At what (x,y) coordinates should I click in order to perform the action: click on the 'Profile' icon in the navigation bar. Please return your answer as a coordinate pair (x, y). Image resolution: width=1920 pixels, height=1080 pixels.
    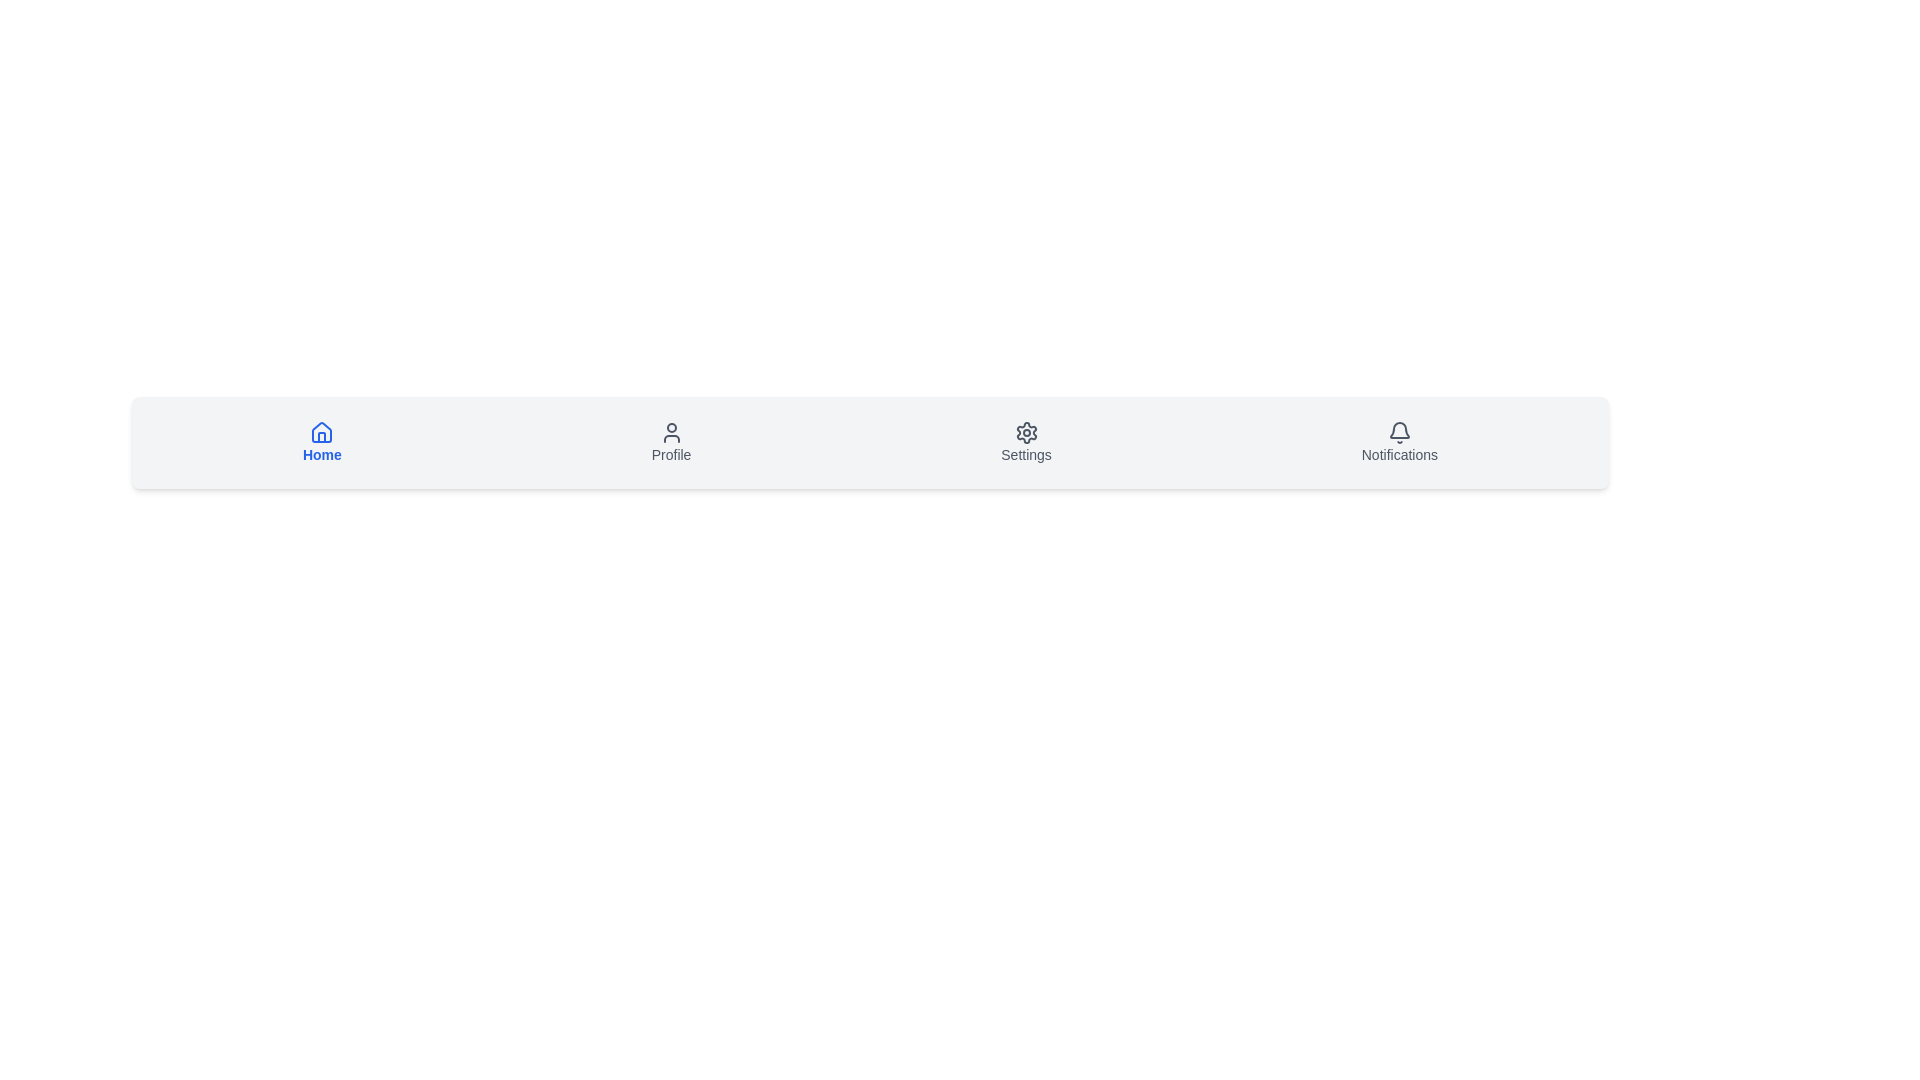
    Looking at the image, I should click on (671, 431).